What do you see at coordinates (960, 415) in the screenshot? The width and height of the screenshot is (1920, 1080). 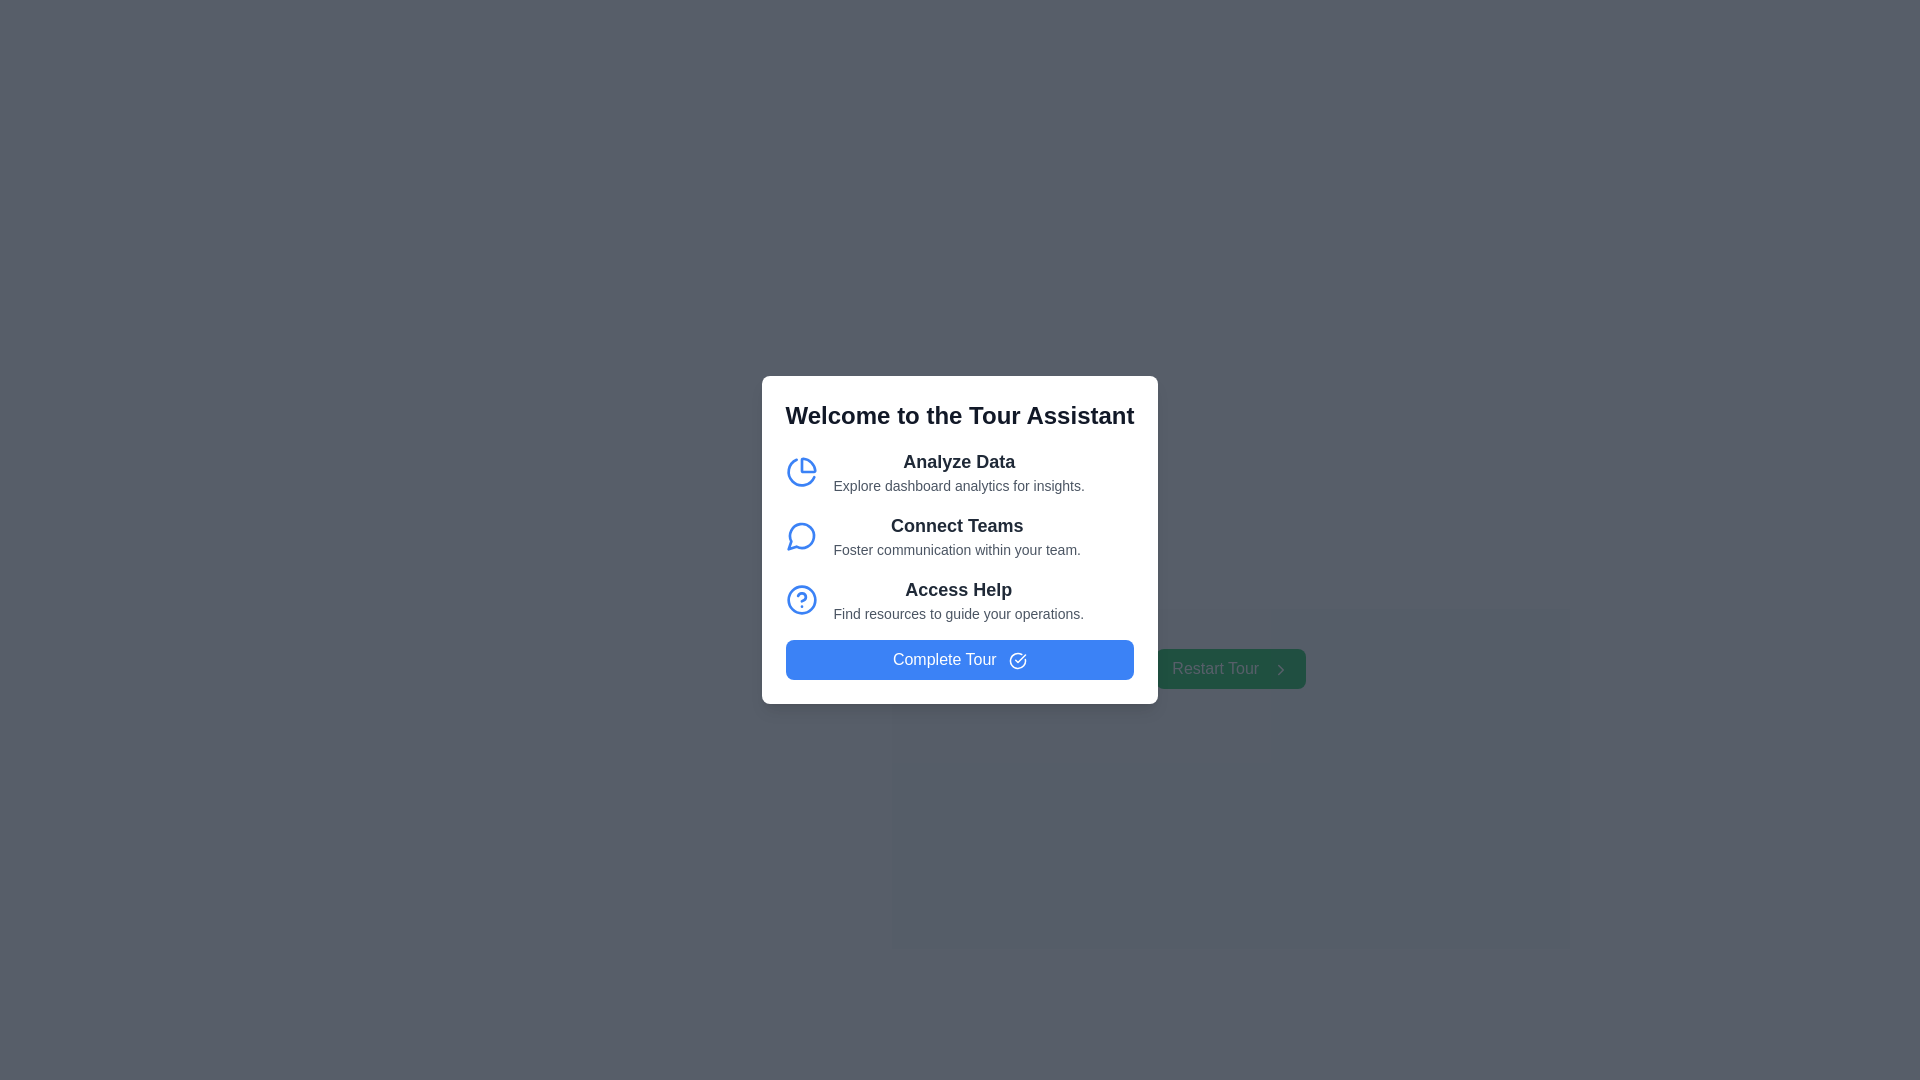 I see `the heading text located at the top of the modal dialog` at bounding box center [960, 415].